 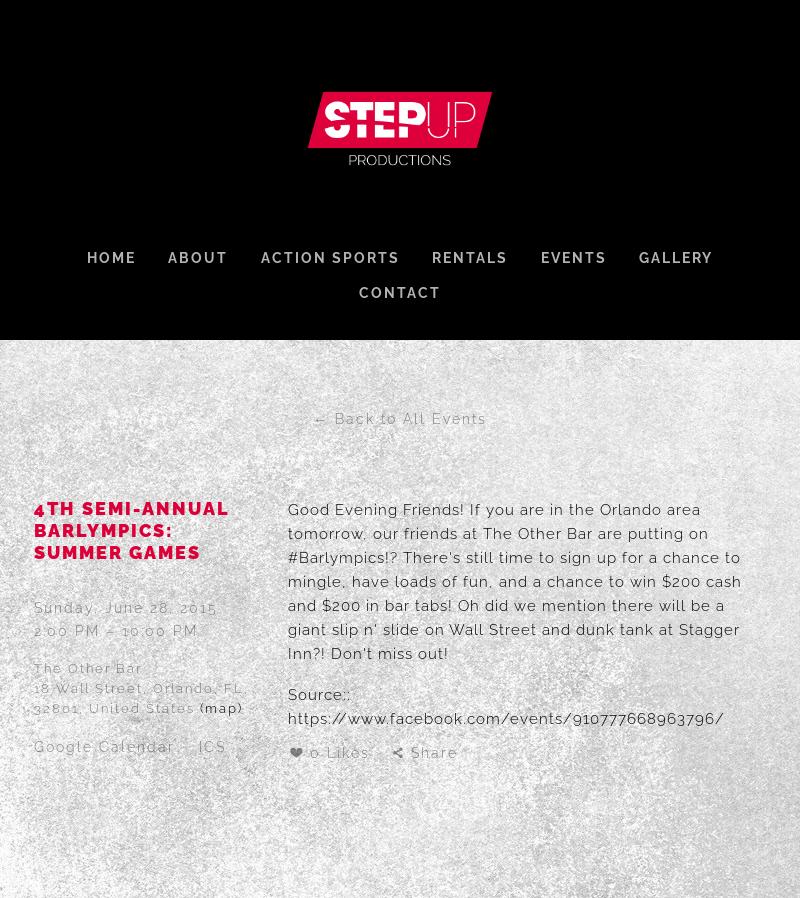 I want to click on 'Back to All Events', so click(x=335, y=419).